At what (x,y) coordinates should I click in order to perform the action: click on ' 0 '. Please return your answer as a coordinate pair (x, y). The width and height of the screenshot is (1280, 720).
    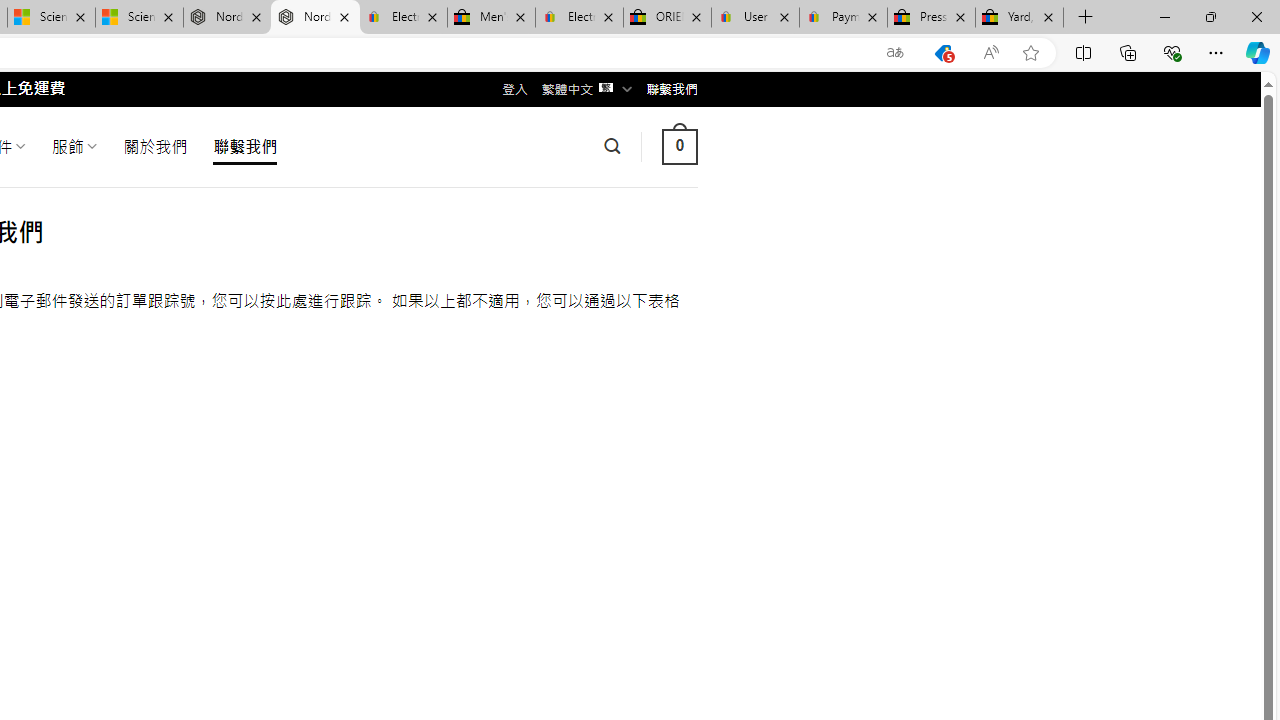
    Looking at the image, I should click on (679, 145).